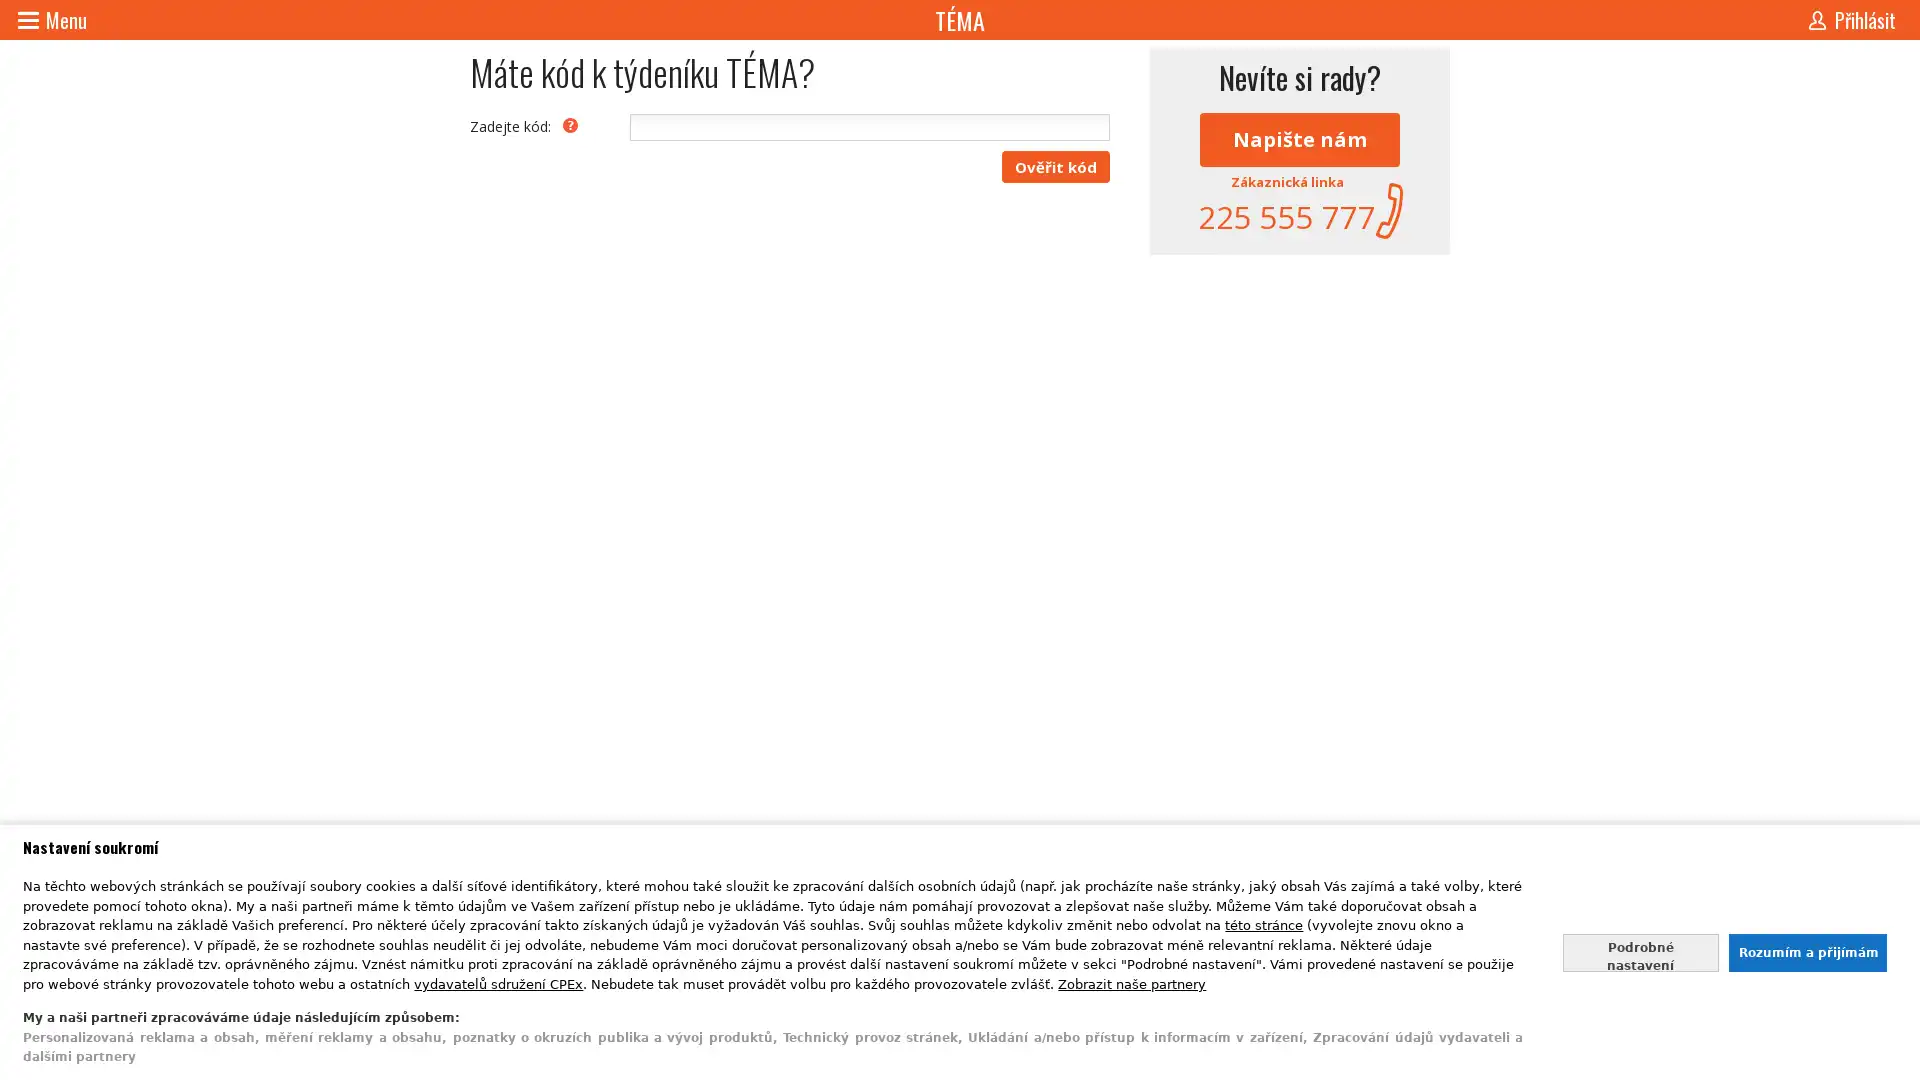  Describe the element at coordinates (1055, 165) in the screenshot. I see `Overit kod` at that location.